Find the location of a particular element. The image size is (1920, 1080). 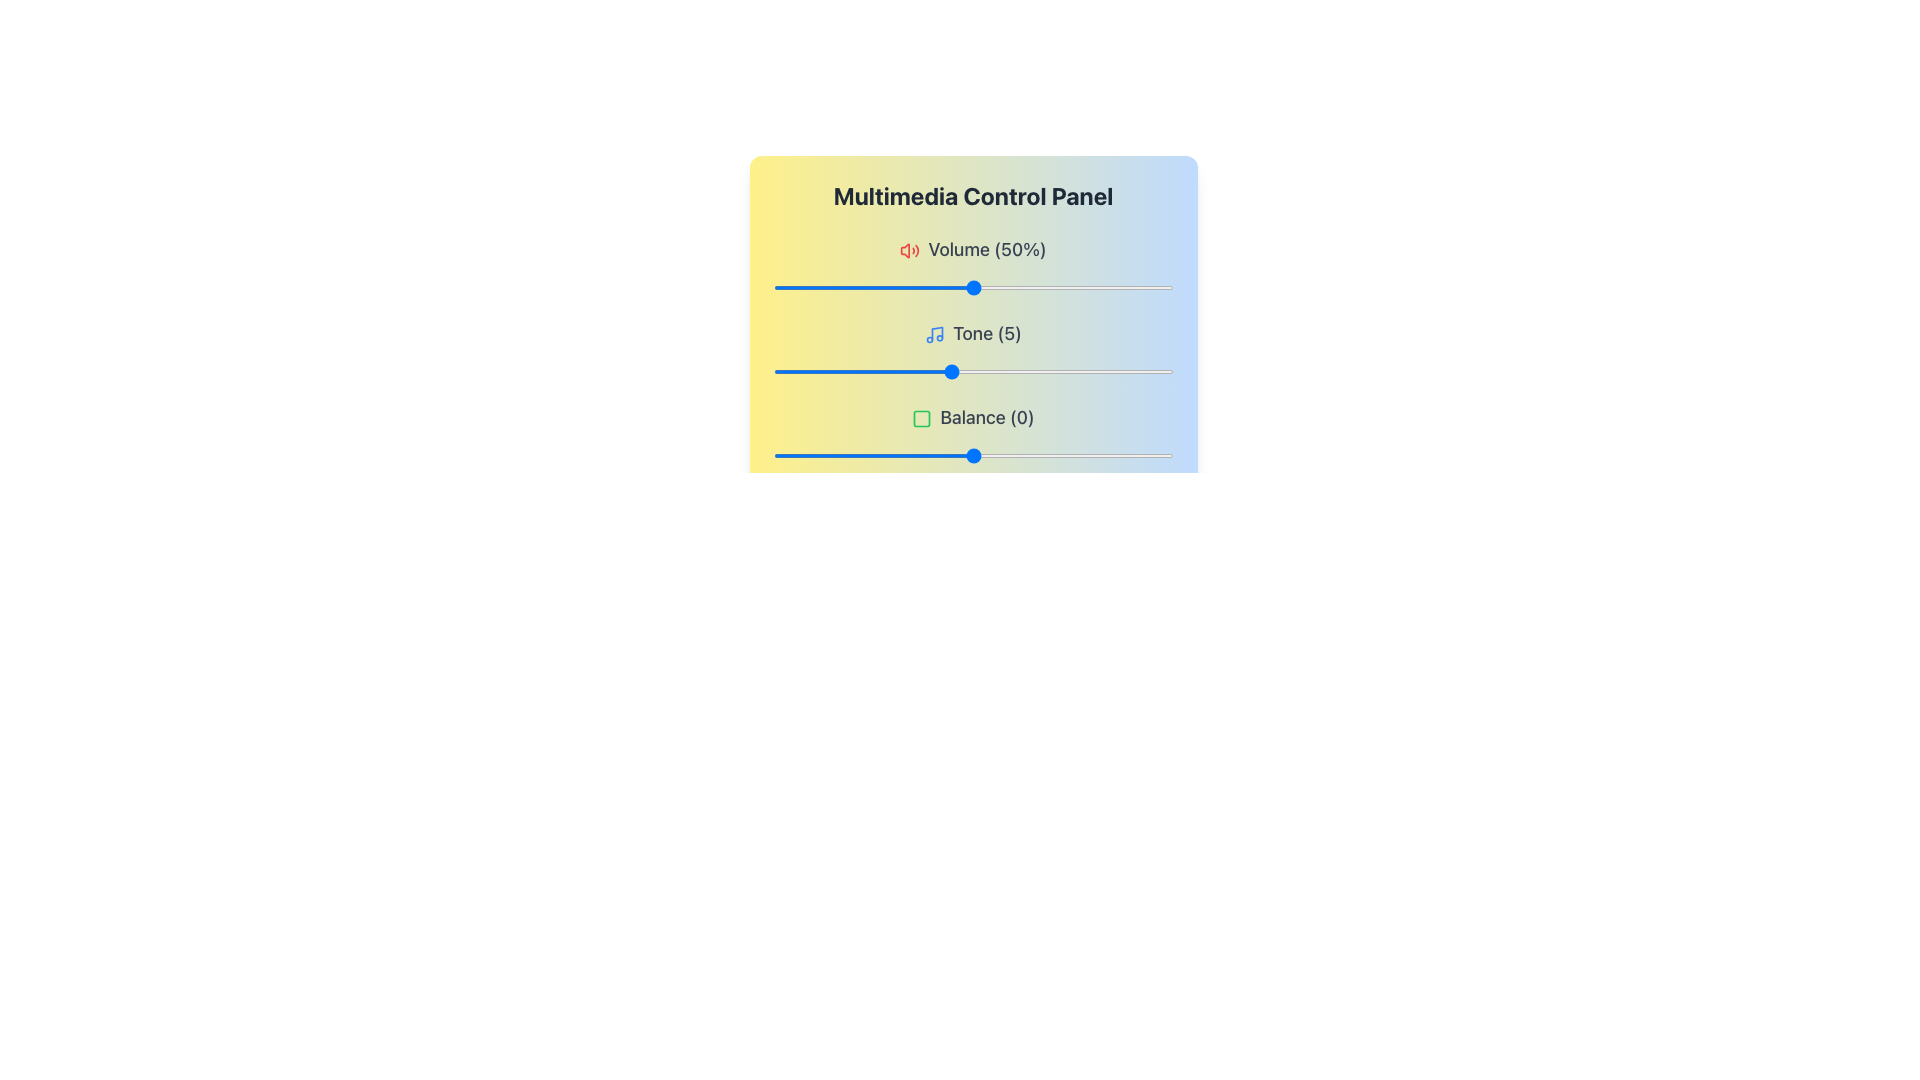

balance is located at coordinates (1100, 455).